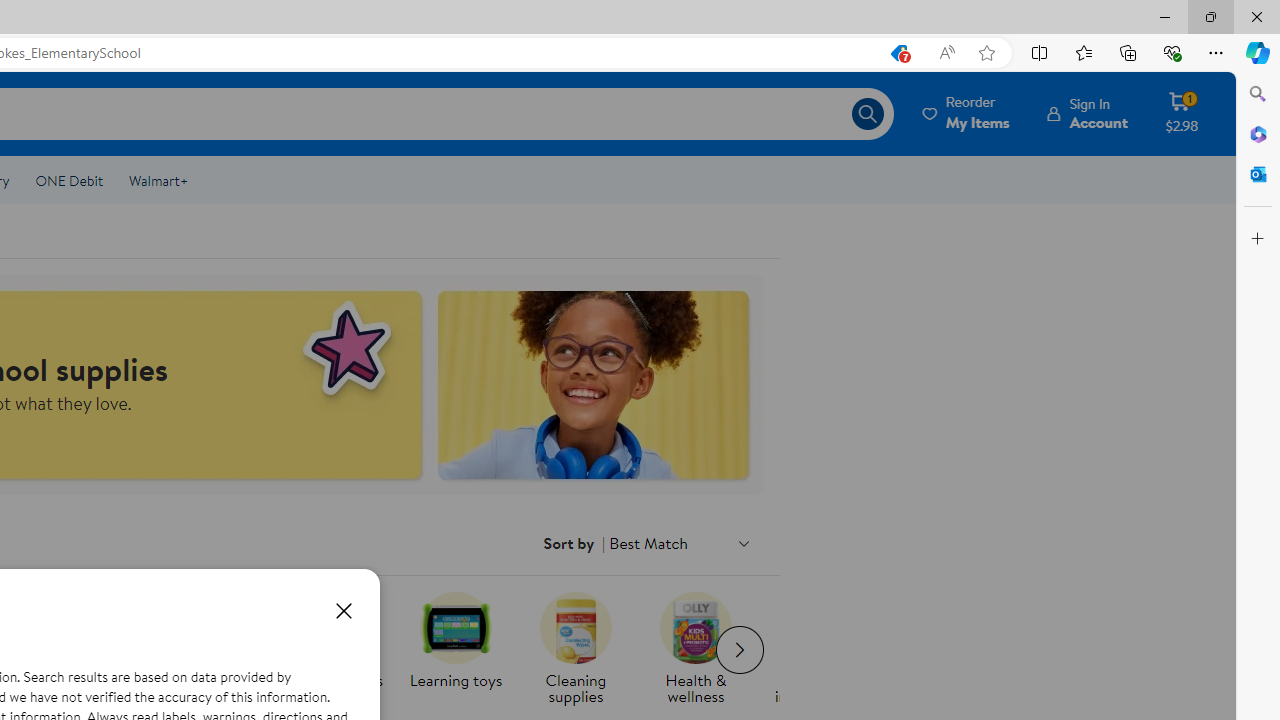 This screenshot has width=1280, height=720. What do you see at coordinates (897, 52) in the screenshot?
I see `'This site has coupons! Shopping in Microsoft Edge, 7'` at bounding box center [897, 52].